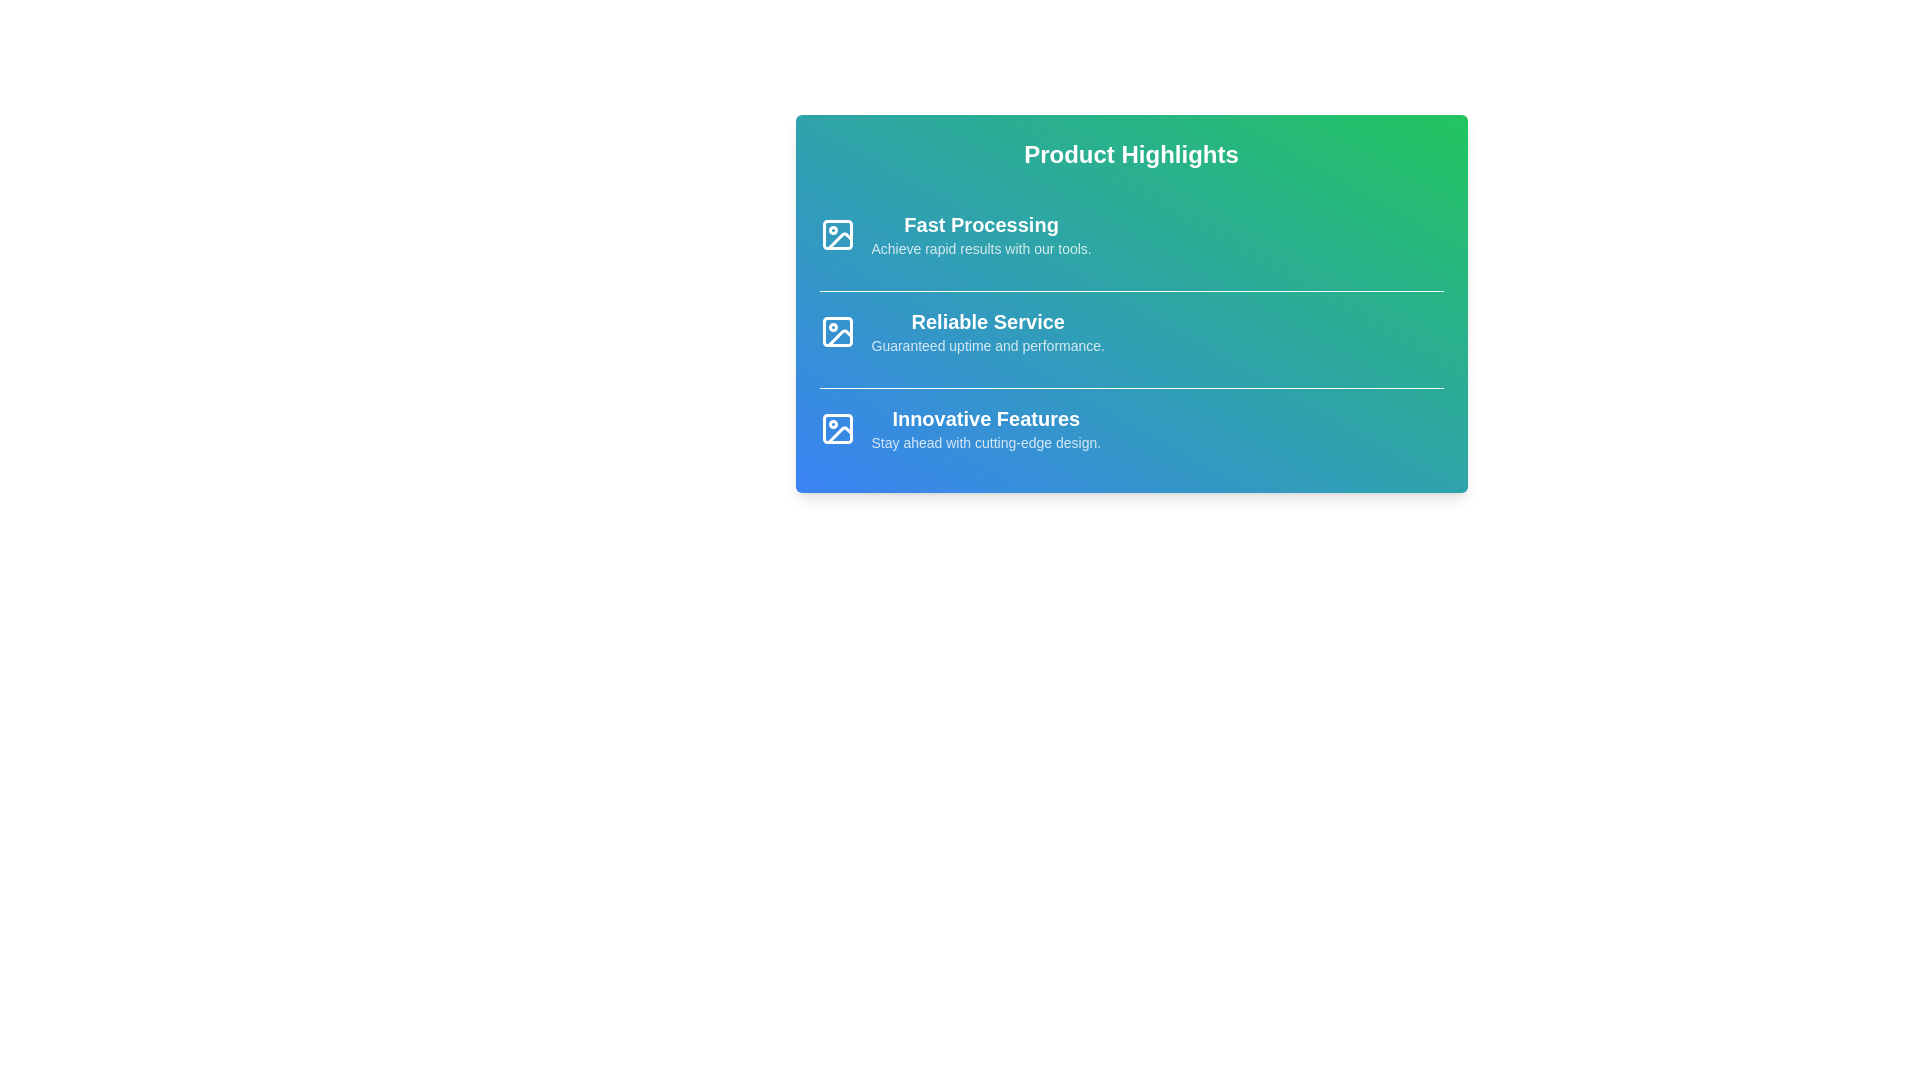  I want to click on the informational text that provides additional descriptive information about the 'Fast Processing' feature, located beneath the 'Fast Processing' text in the 'Product Highlights' section, so click(981, 248).